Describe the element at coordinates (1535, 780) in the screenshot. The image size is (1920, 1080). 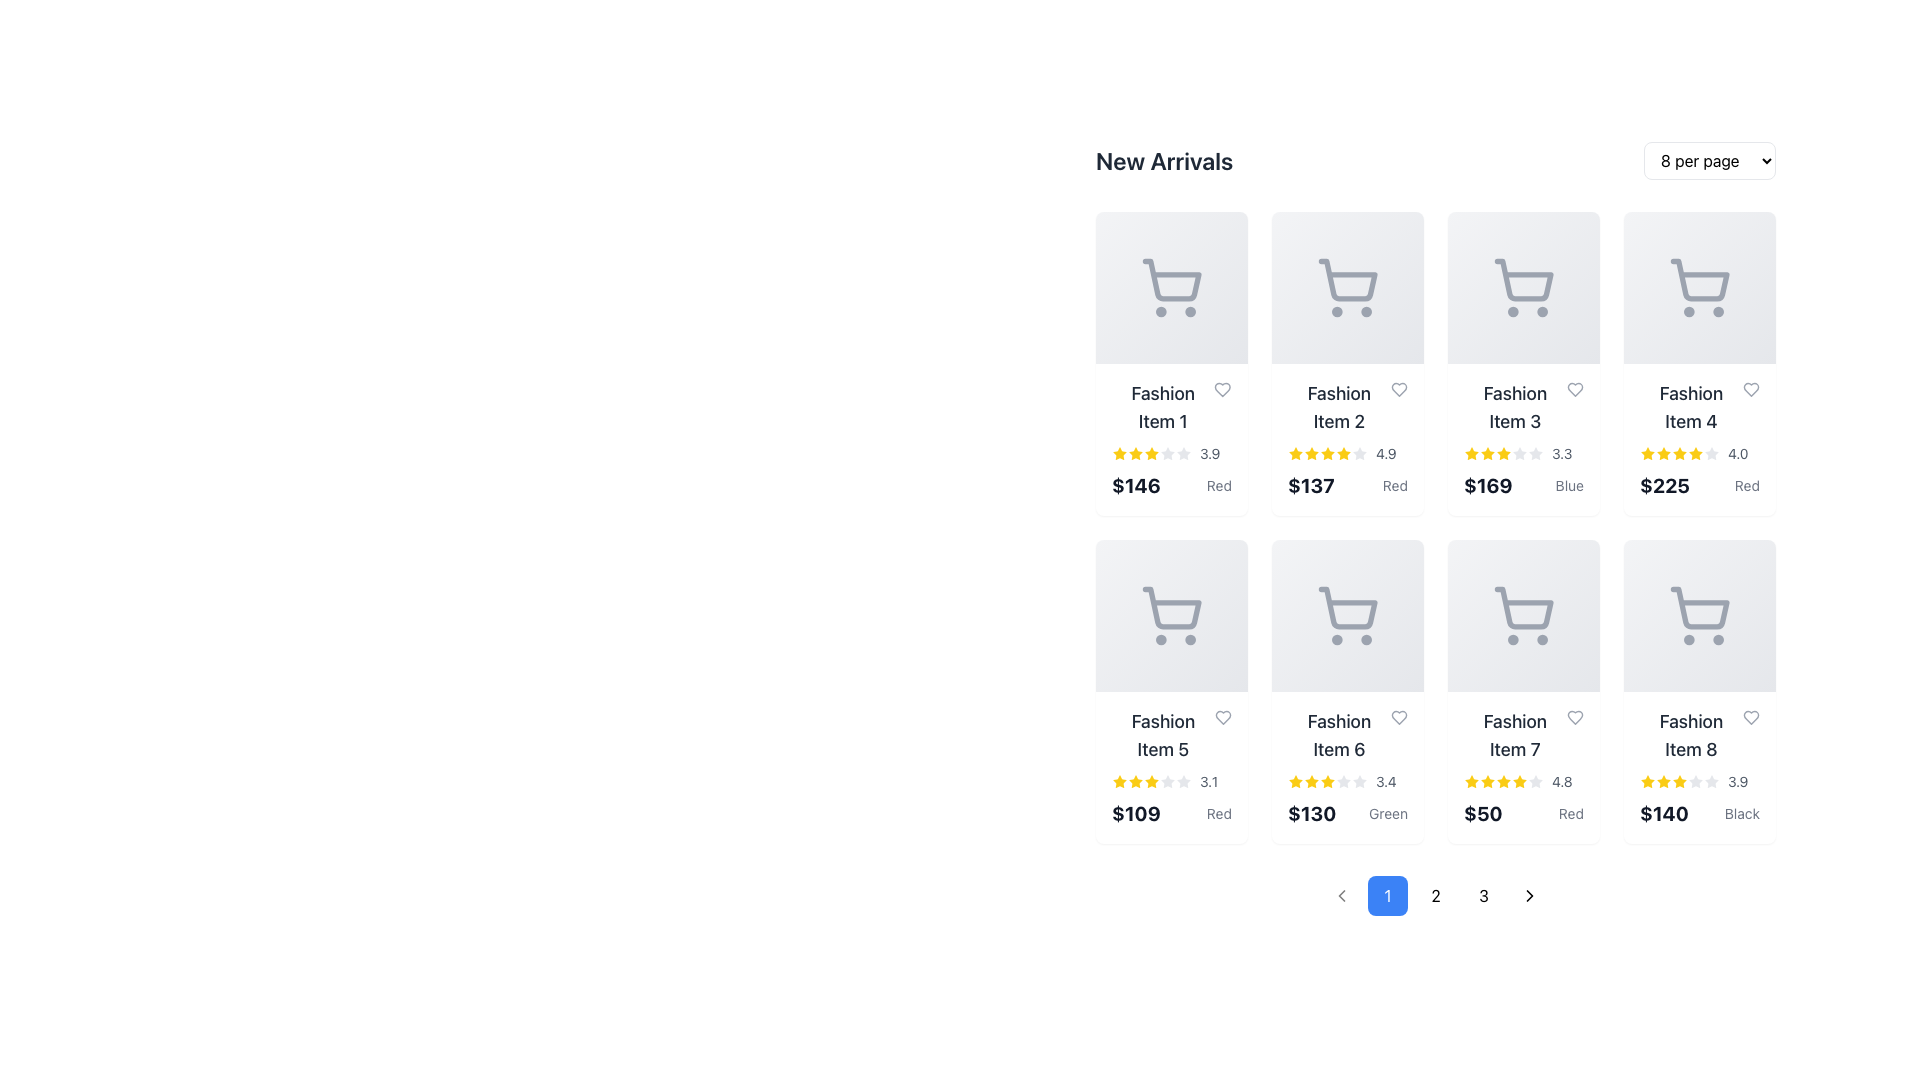
I see `the star icon in the rating system for the fifth product card associated with 'Fashion Item 7' to rate it` at that location.